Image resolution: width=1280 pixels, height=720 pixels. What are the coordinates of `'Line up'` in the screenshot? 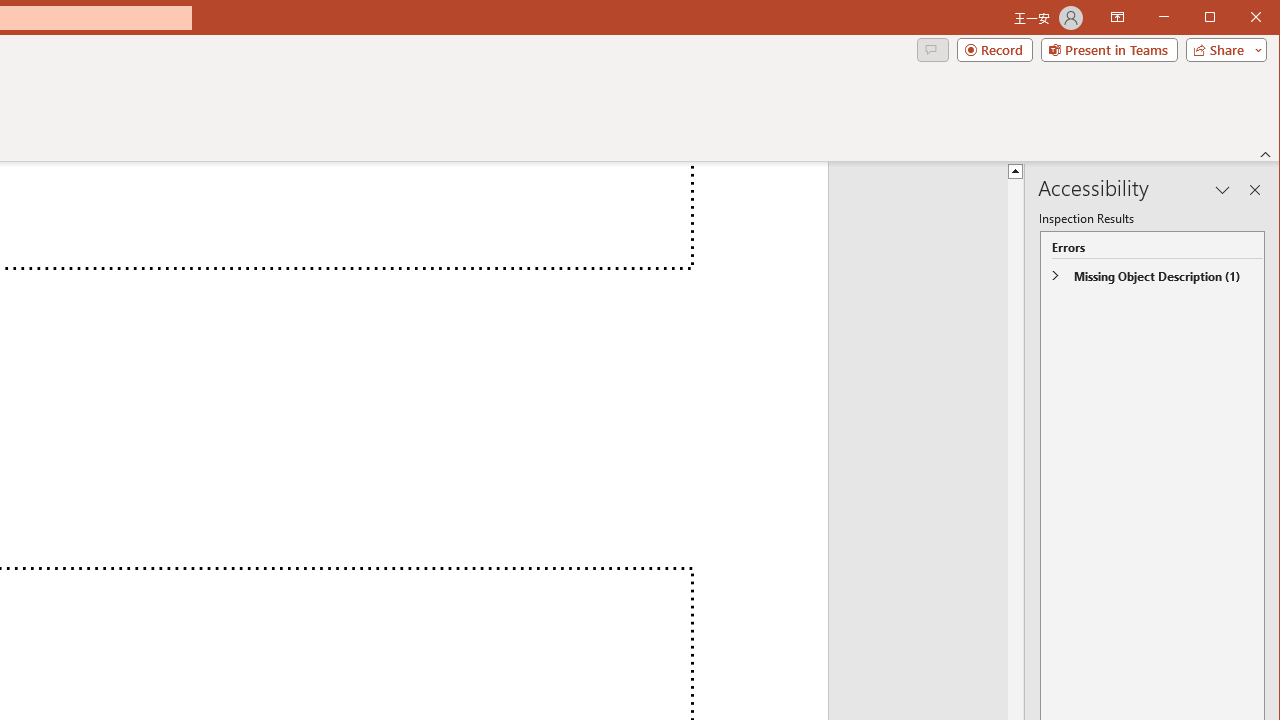 It's located at (1015, 169).